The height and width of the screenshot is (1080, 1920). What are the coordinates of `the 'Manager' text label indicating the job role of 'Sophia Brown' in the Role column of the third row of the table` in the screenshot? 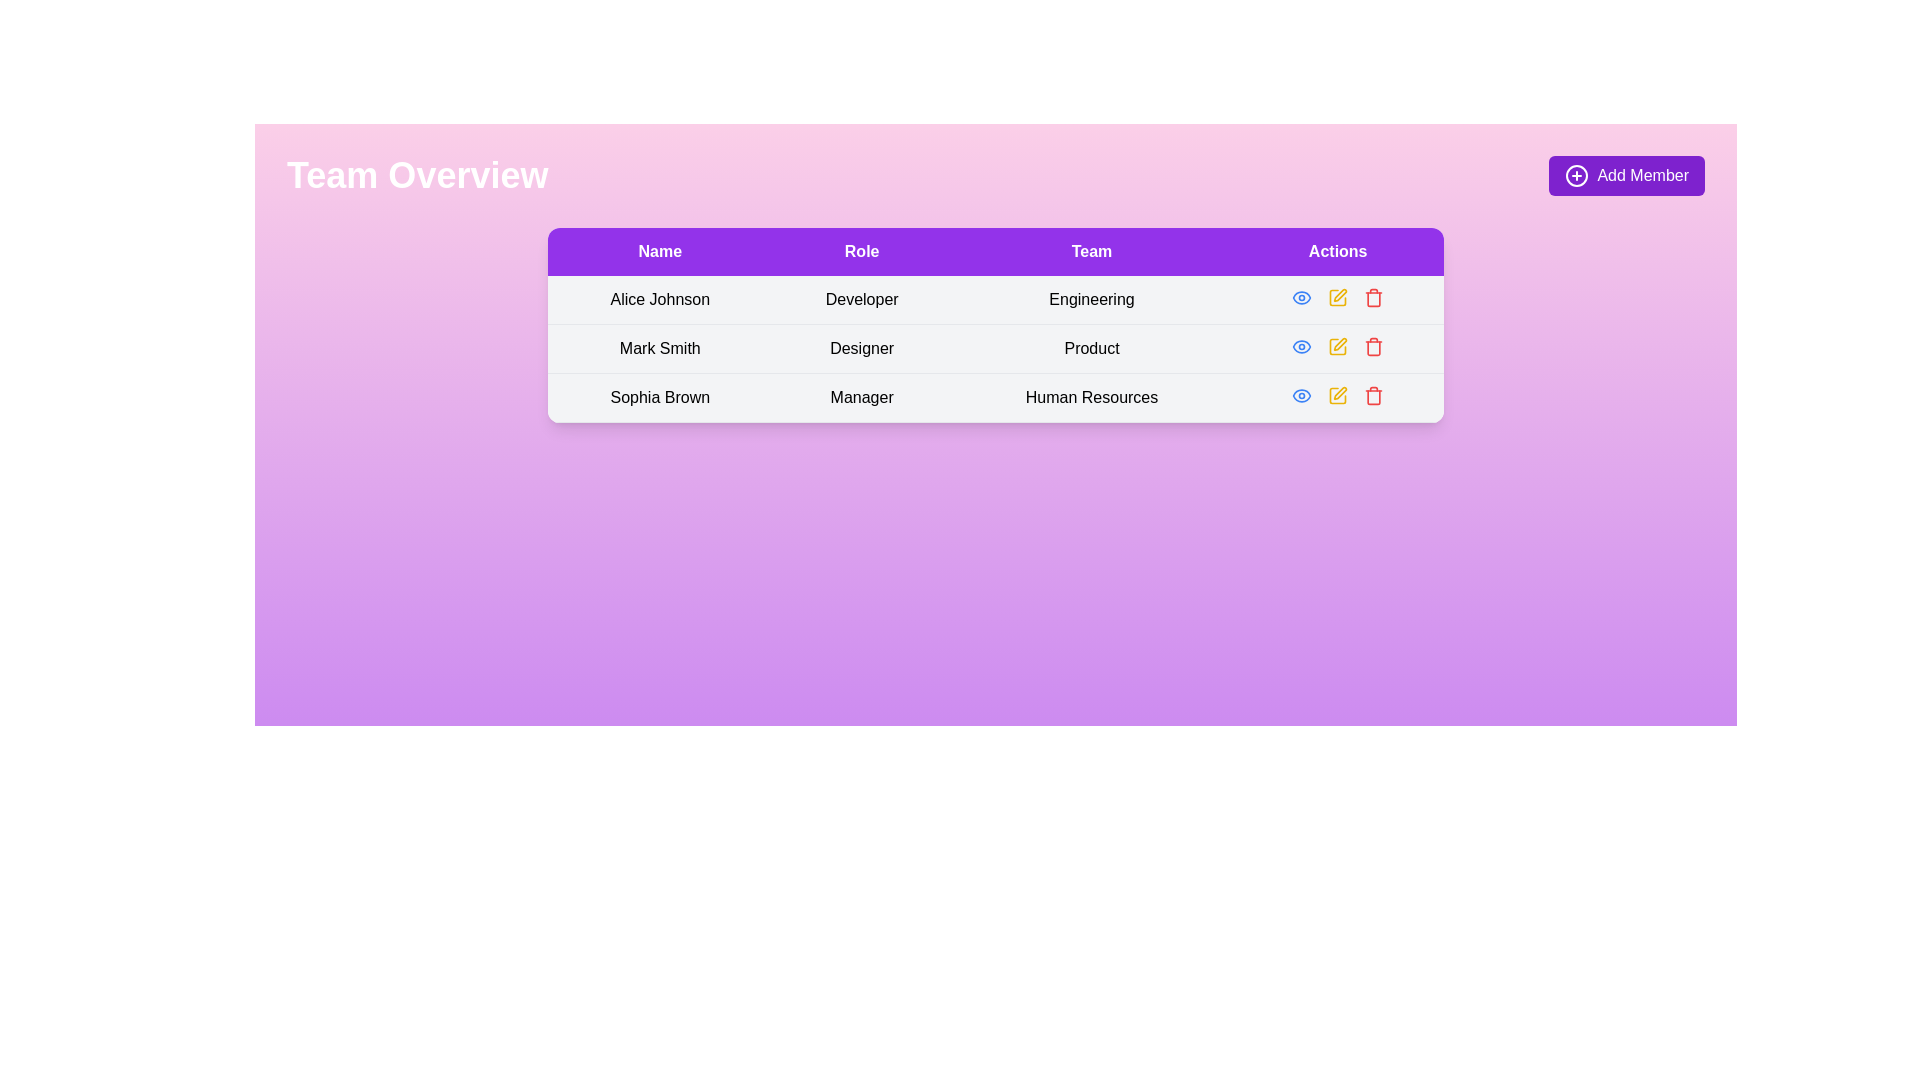 It's located at (862, 397).